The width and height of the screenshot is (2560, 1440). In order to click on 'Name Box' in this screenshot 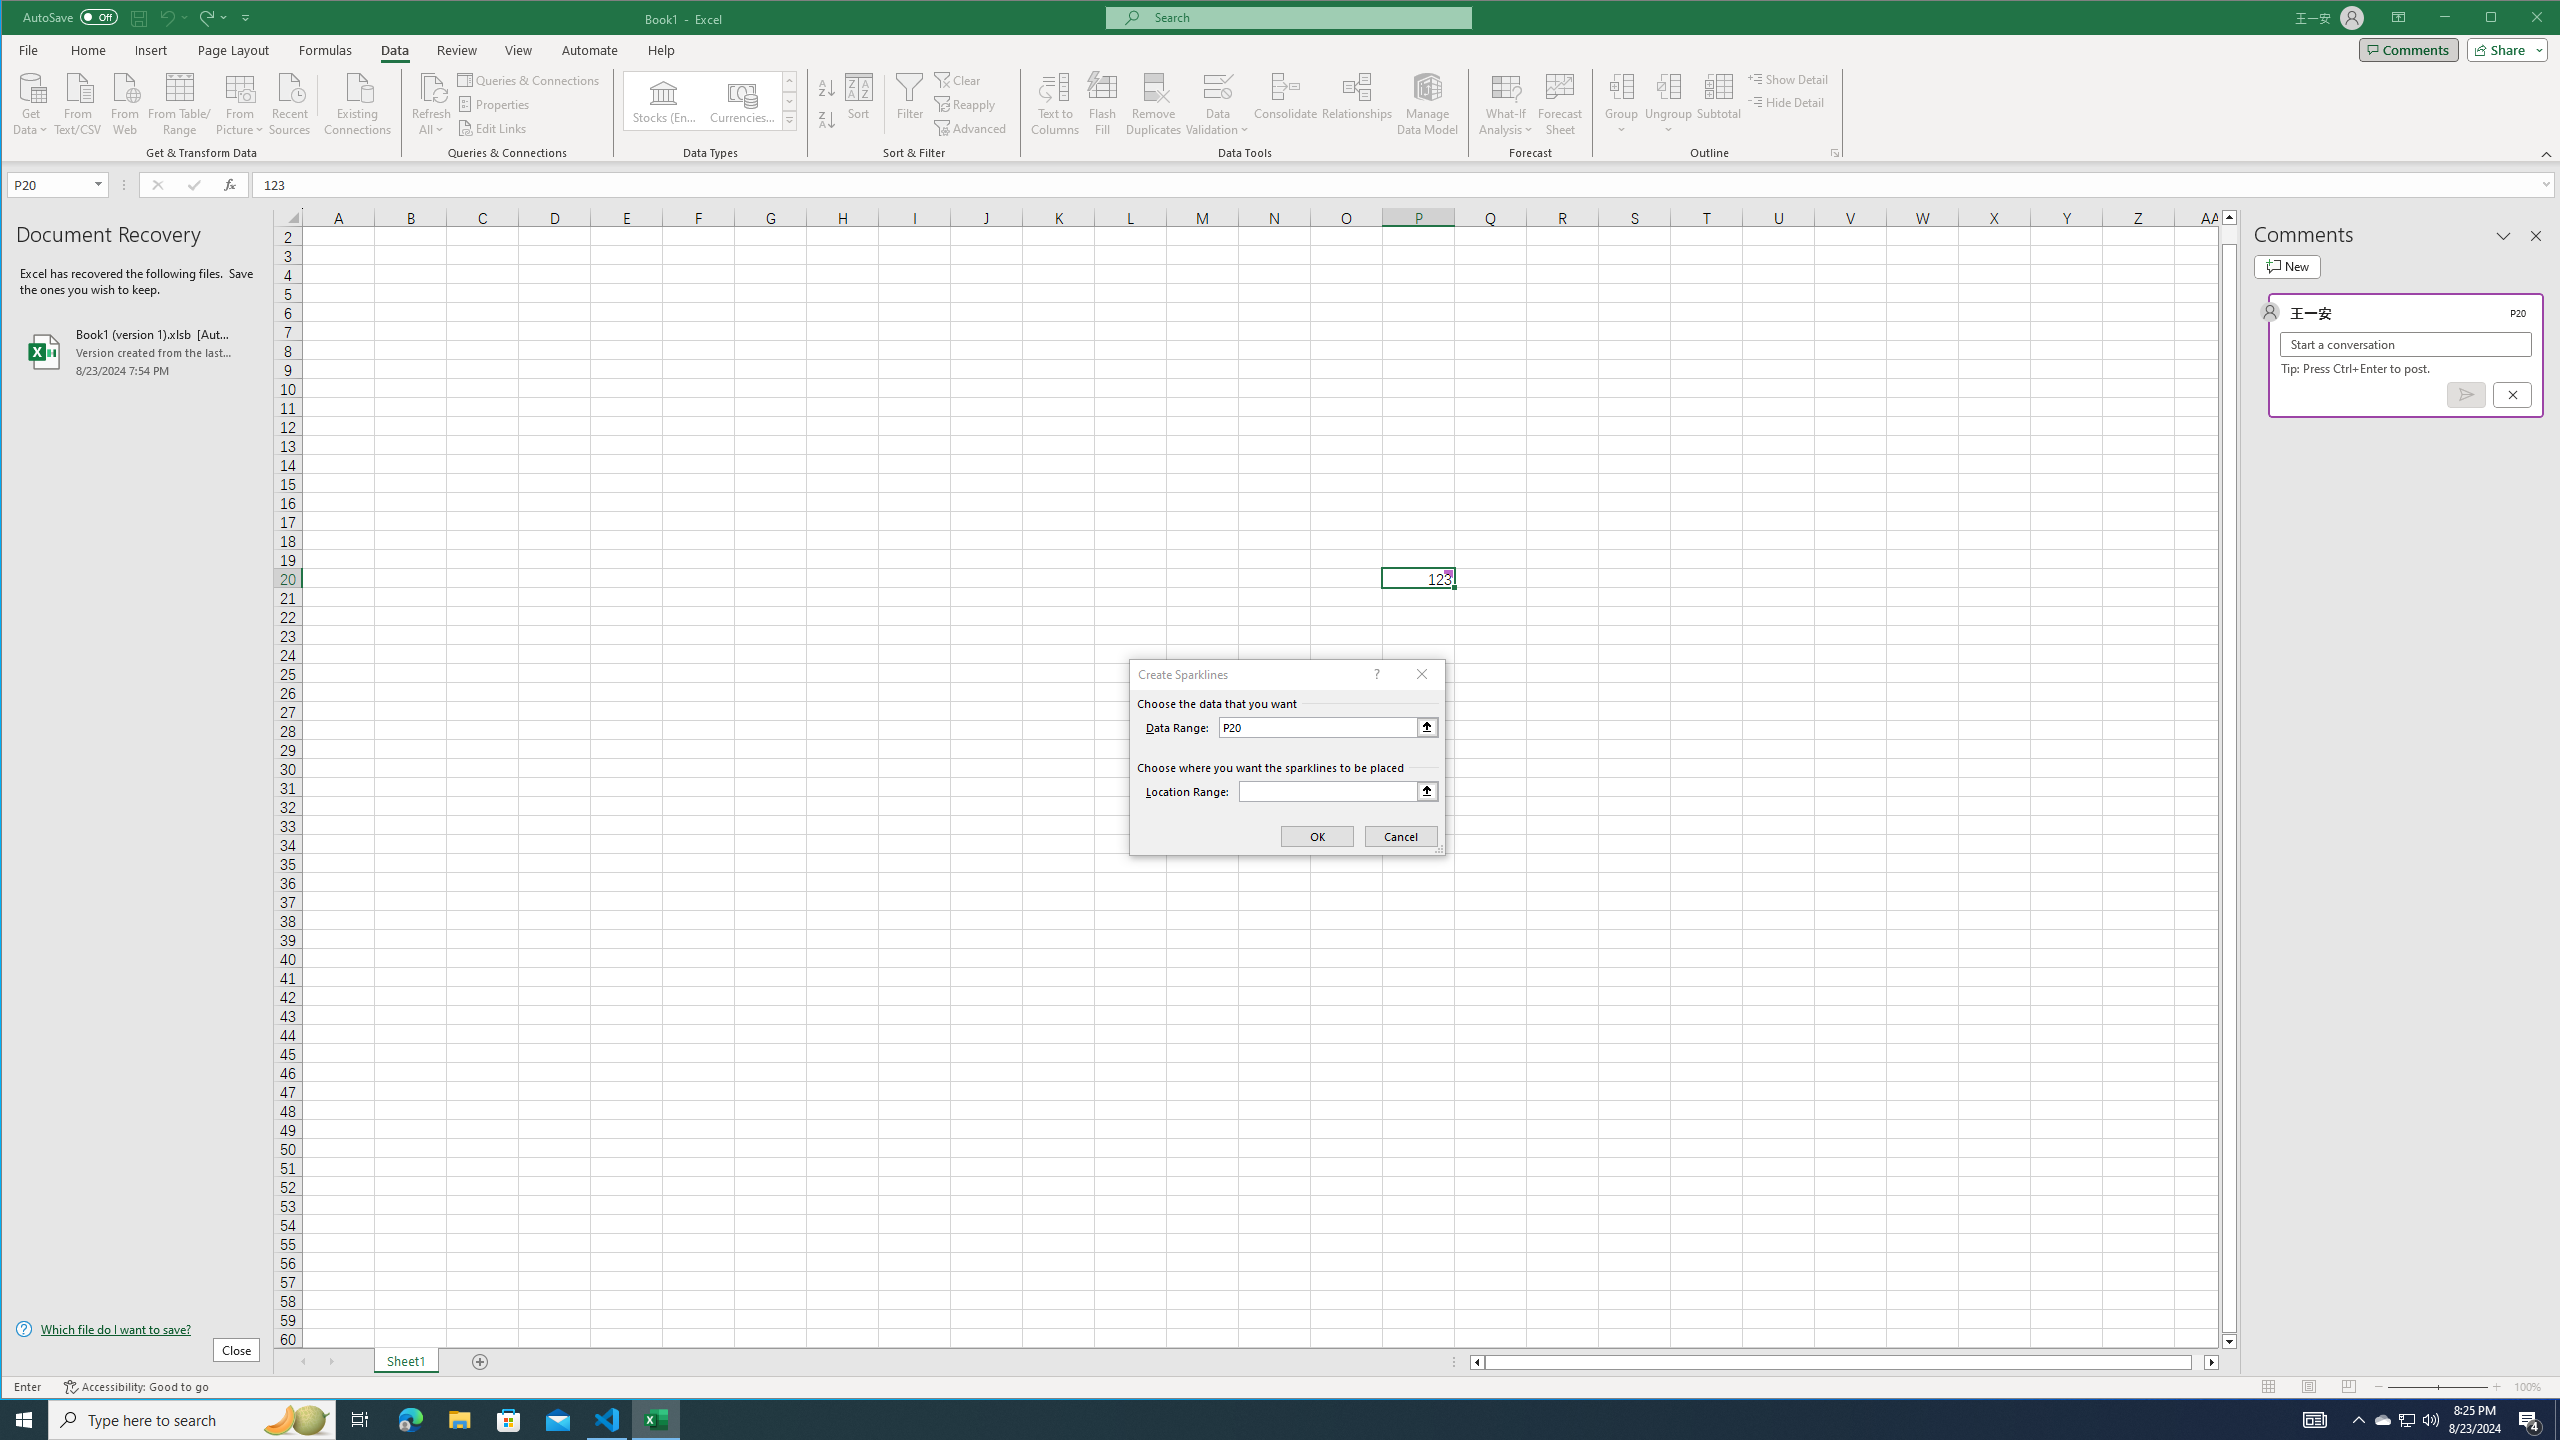, I will do `click(48, 184)`.